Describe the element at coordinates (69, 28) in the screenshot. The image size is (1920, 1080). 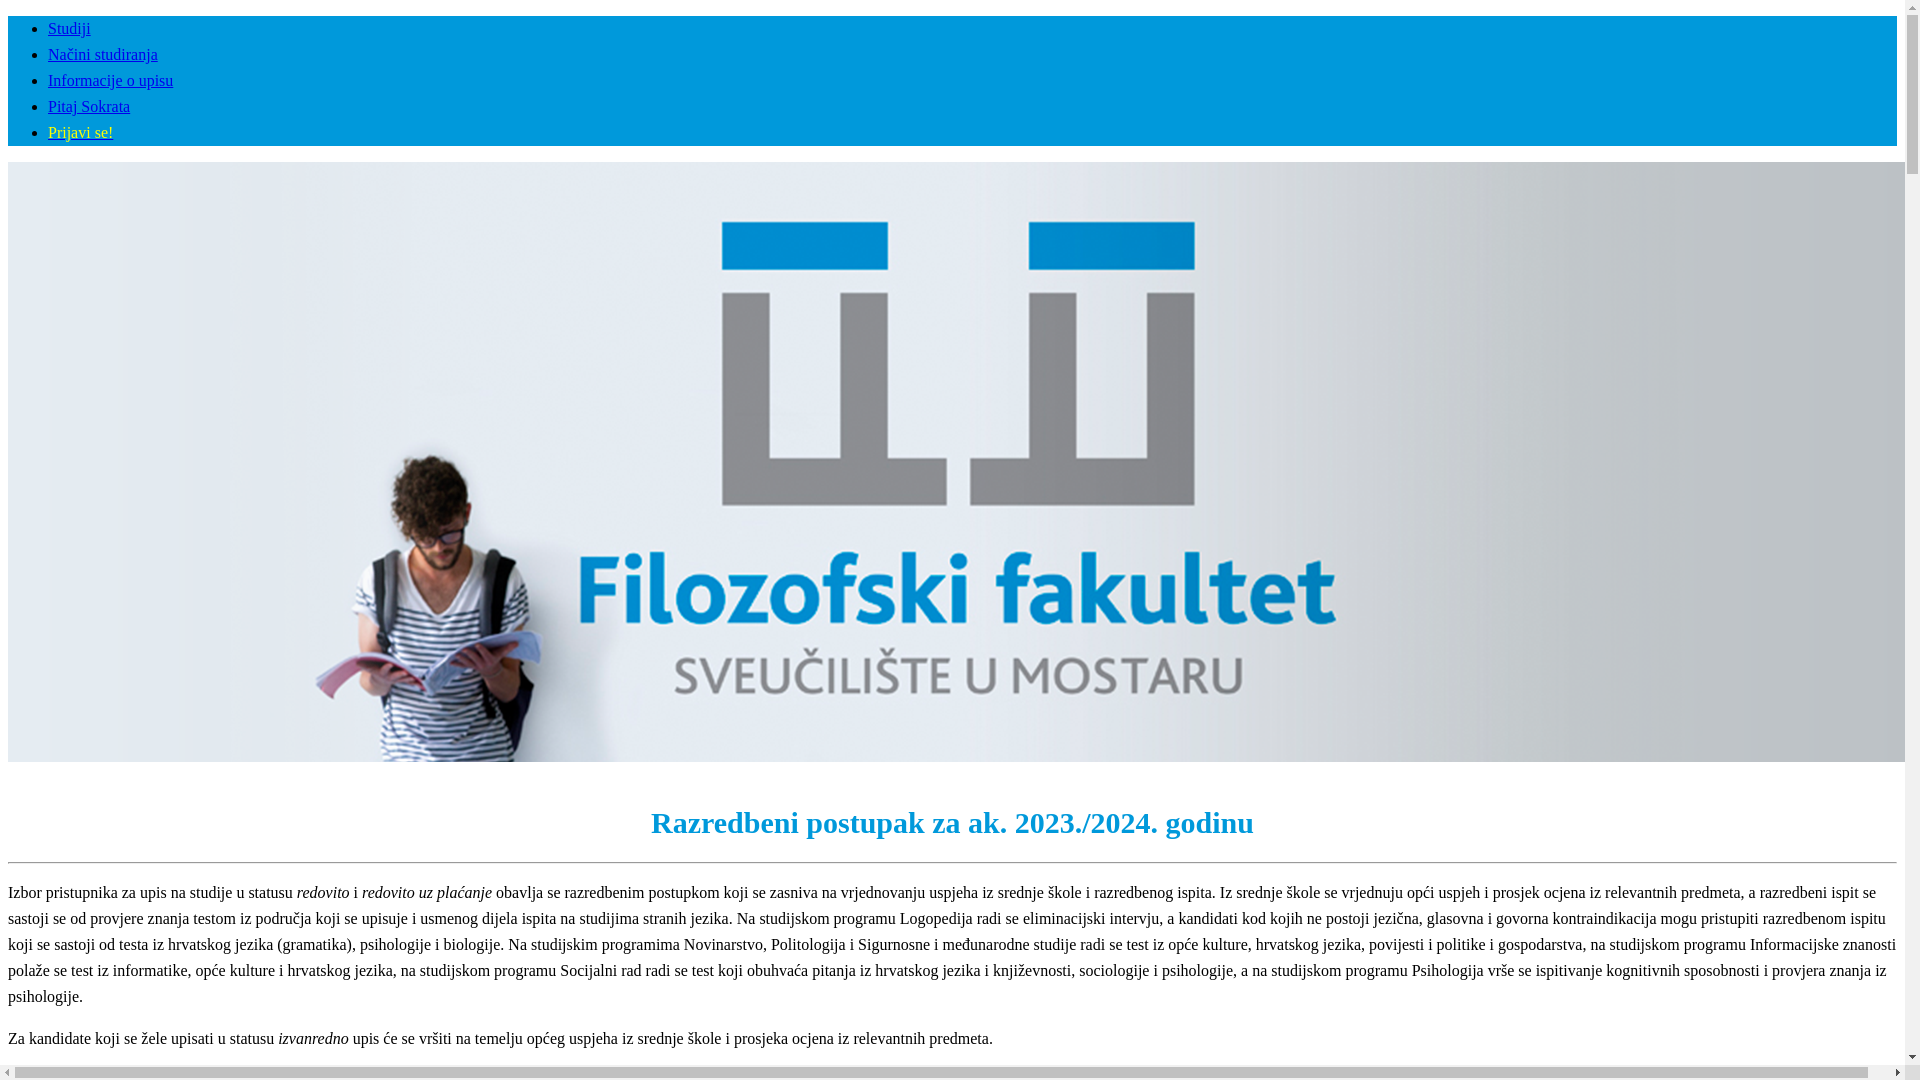
I see `'Studiji'` at that location.